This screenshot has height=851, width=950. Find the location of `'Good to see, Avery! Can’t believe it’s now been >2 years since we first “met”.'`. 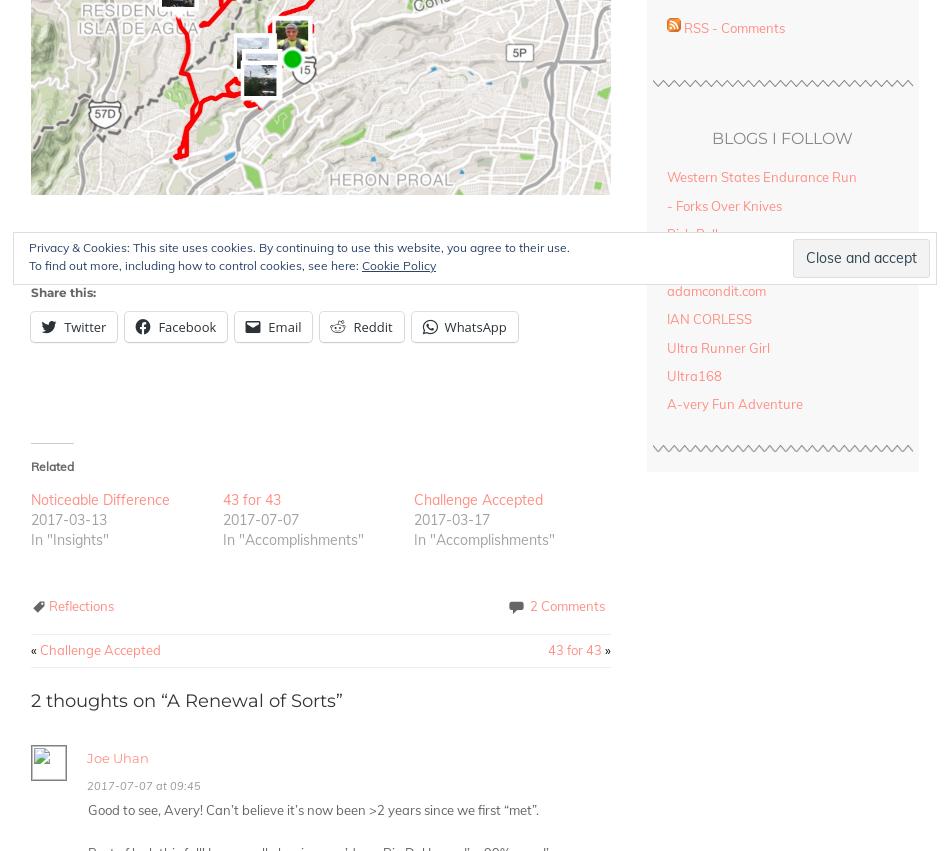

'Good to see, Avery! Can’t believe it’s now been >2 years since we first “met”.' is located at coordinates (312, 808).